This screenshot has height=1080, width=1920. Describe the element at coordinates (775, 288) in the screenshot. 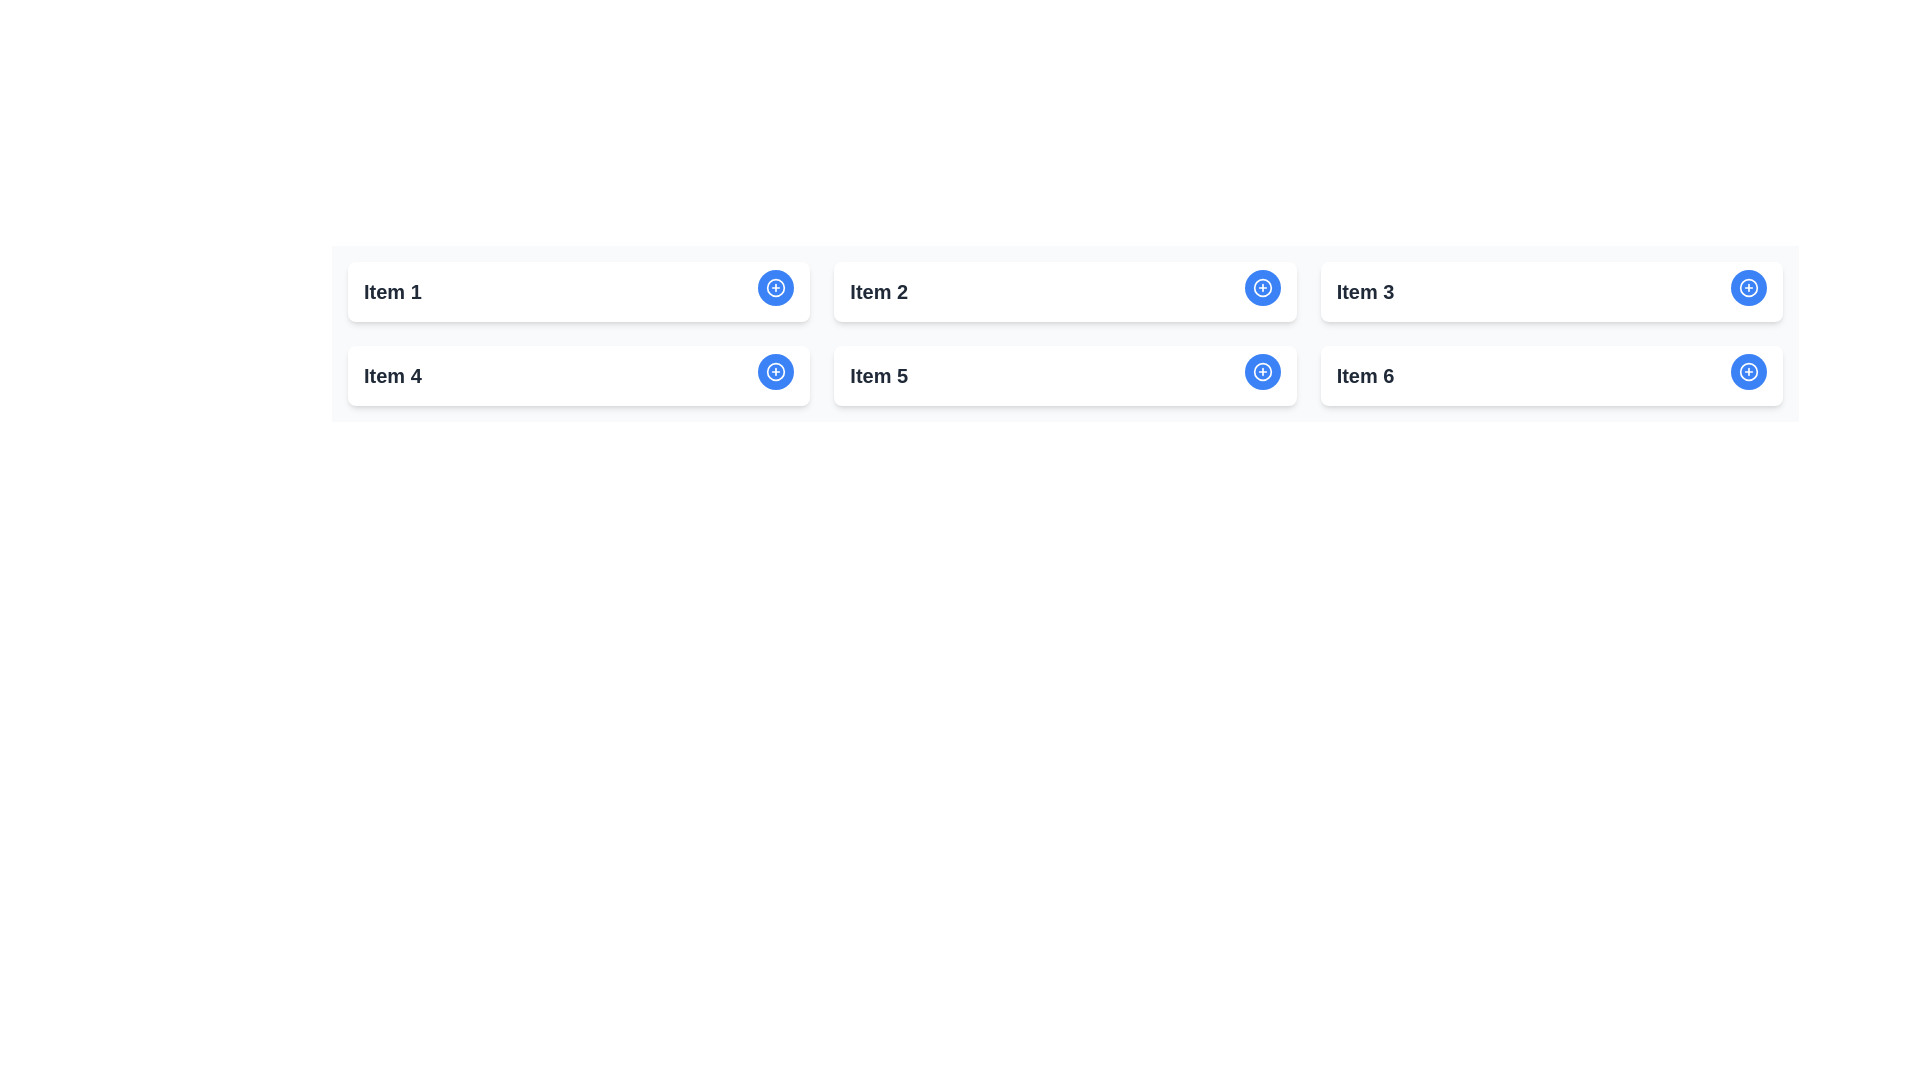

I see `the circular icon button with a blue background and a white '+' symbol` at that location.